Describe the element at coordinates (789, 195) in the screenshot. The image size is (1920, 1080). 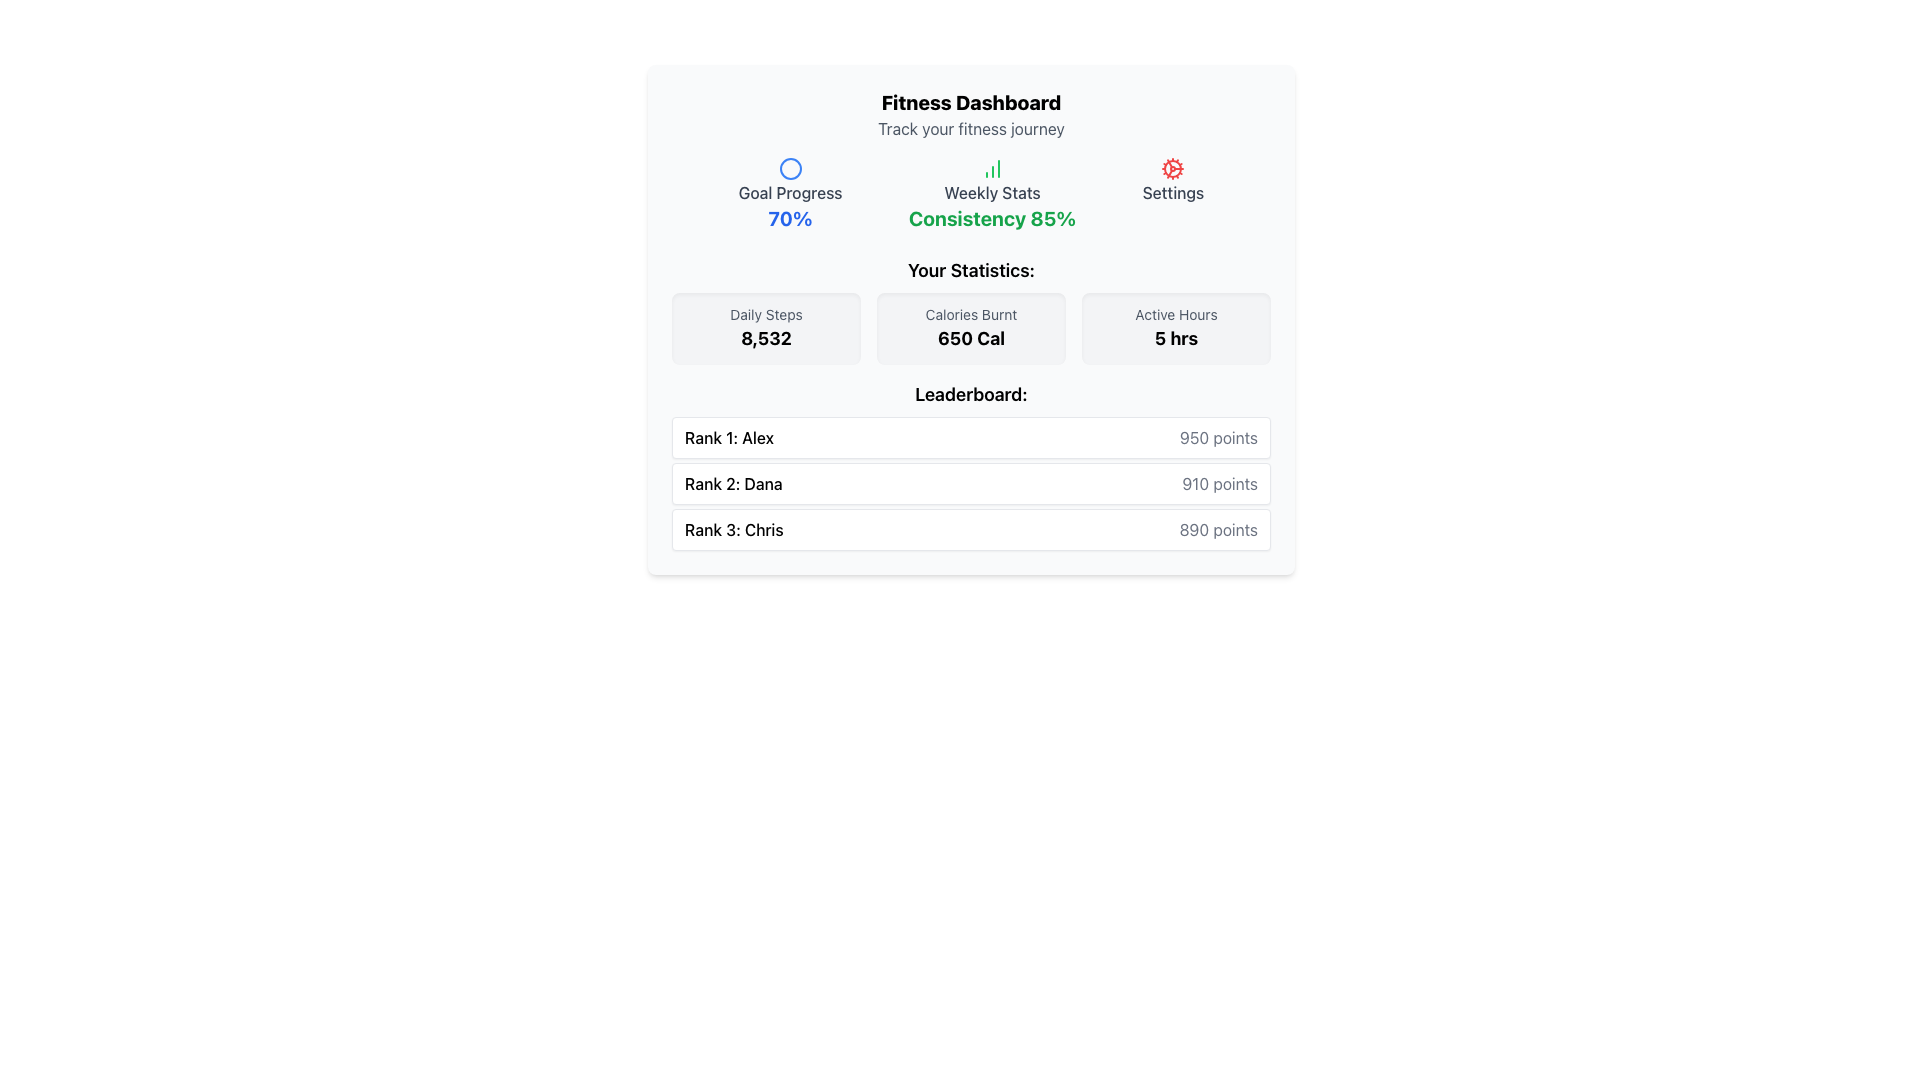
I see `the circle in the Informative card that indicates the user's goal progress, located between 'Weekly Stats' and 'Settings' sections` at that location.